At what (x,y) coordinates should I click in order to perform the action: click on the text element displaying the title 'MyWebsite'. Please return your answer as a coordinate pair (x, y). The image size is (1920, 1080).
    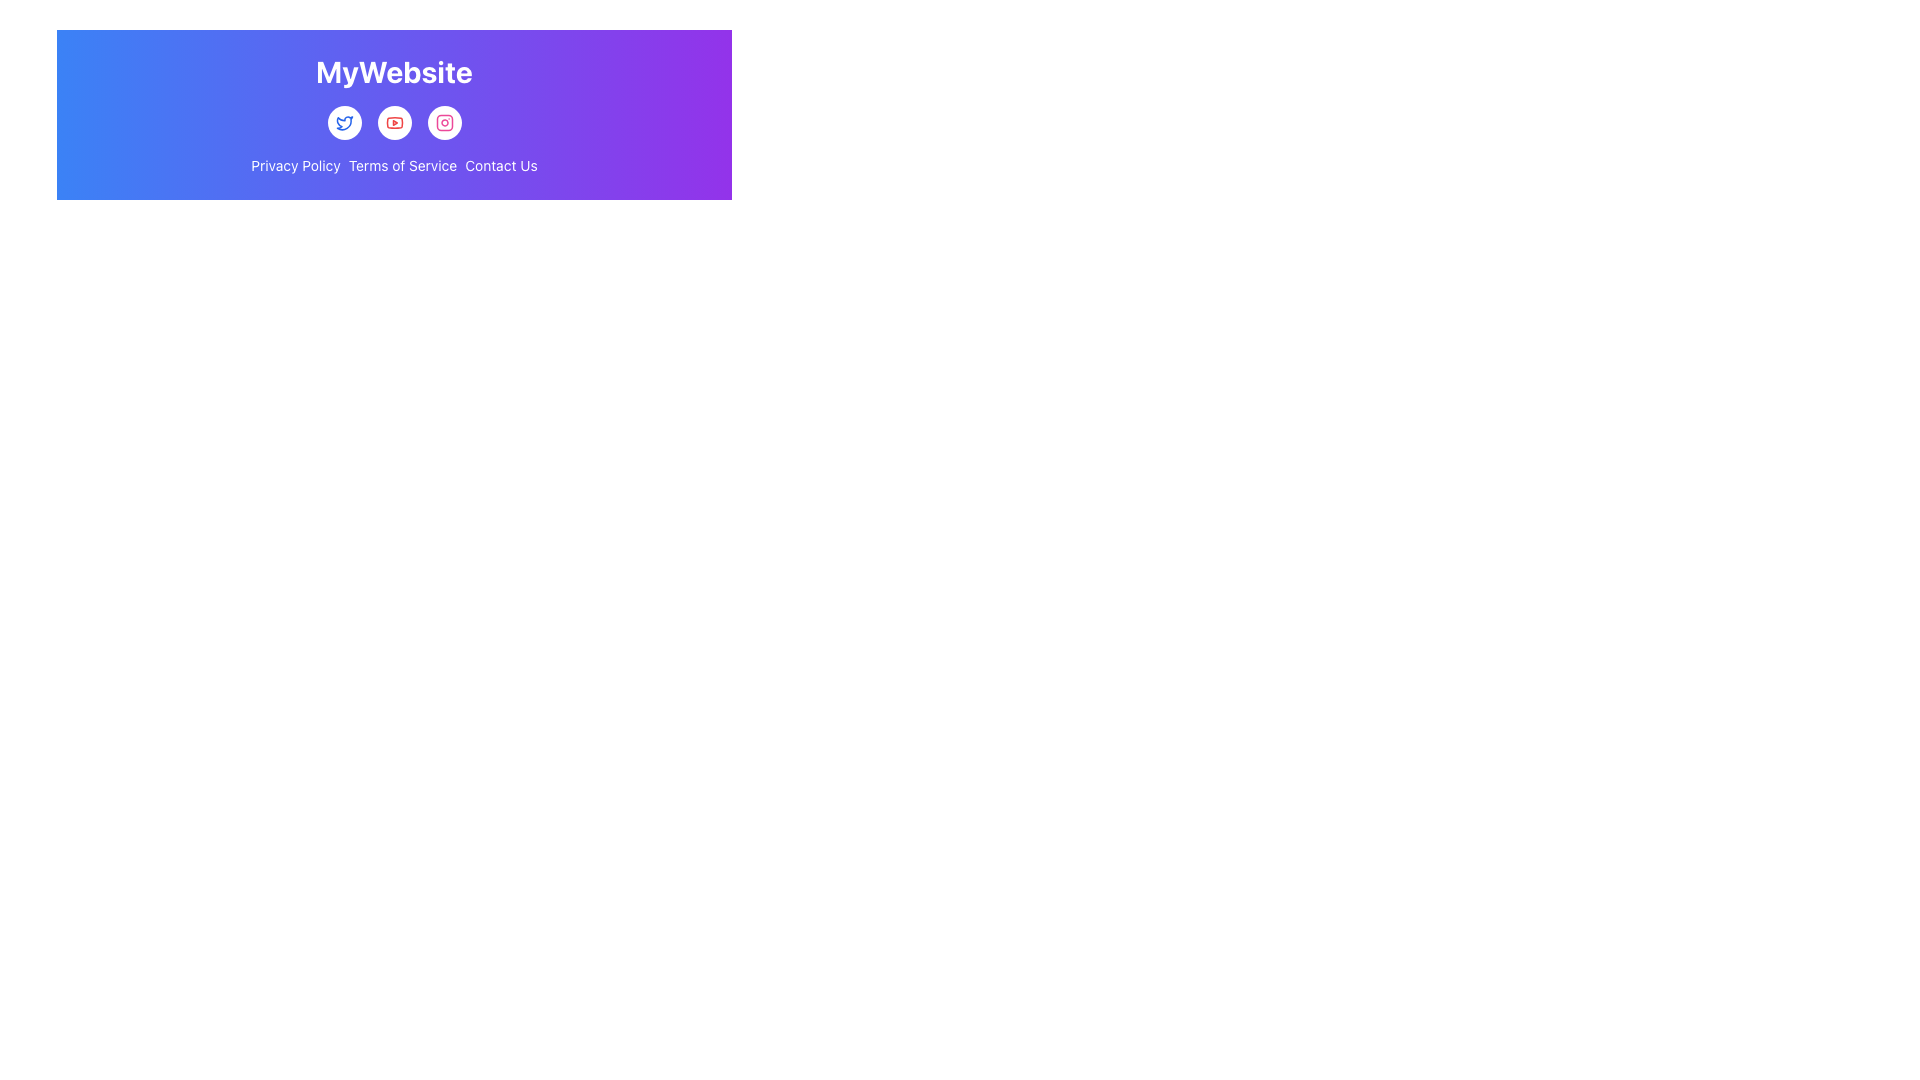
    Looking at the image, I should click on (394, 71).